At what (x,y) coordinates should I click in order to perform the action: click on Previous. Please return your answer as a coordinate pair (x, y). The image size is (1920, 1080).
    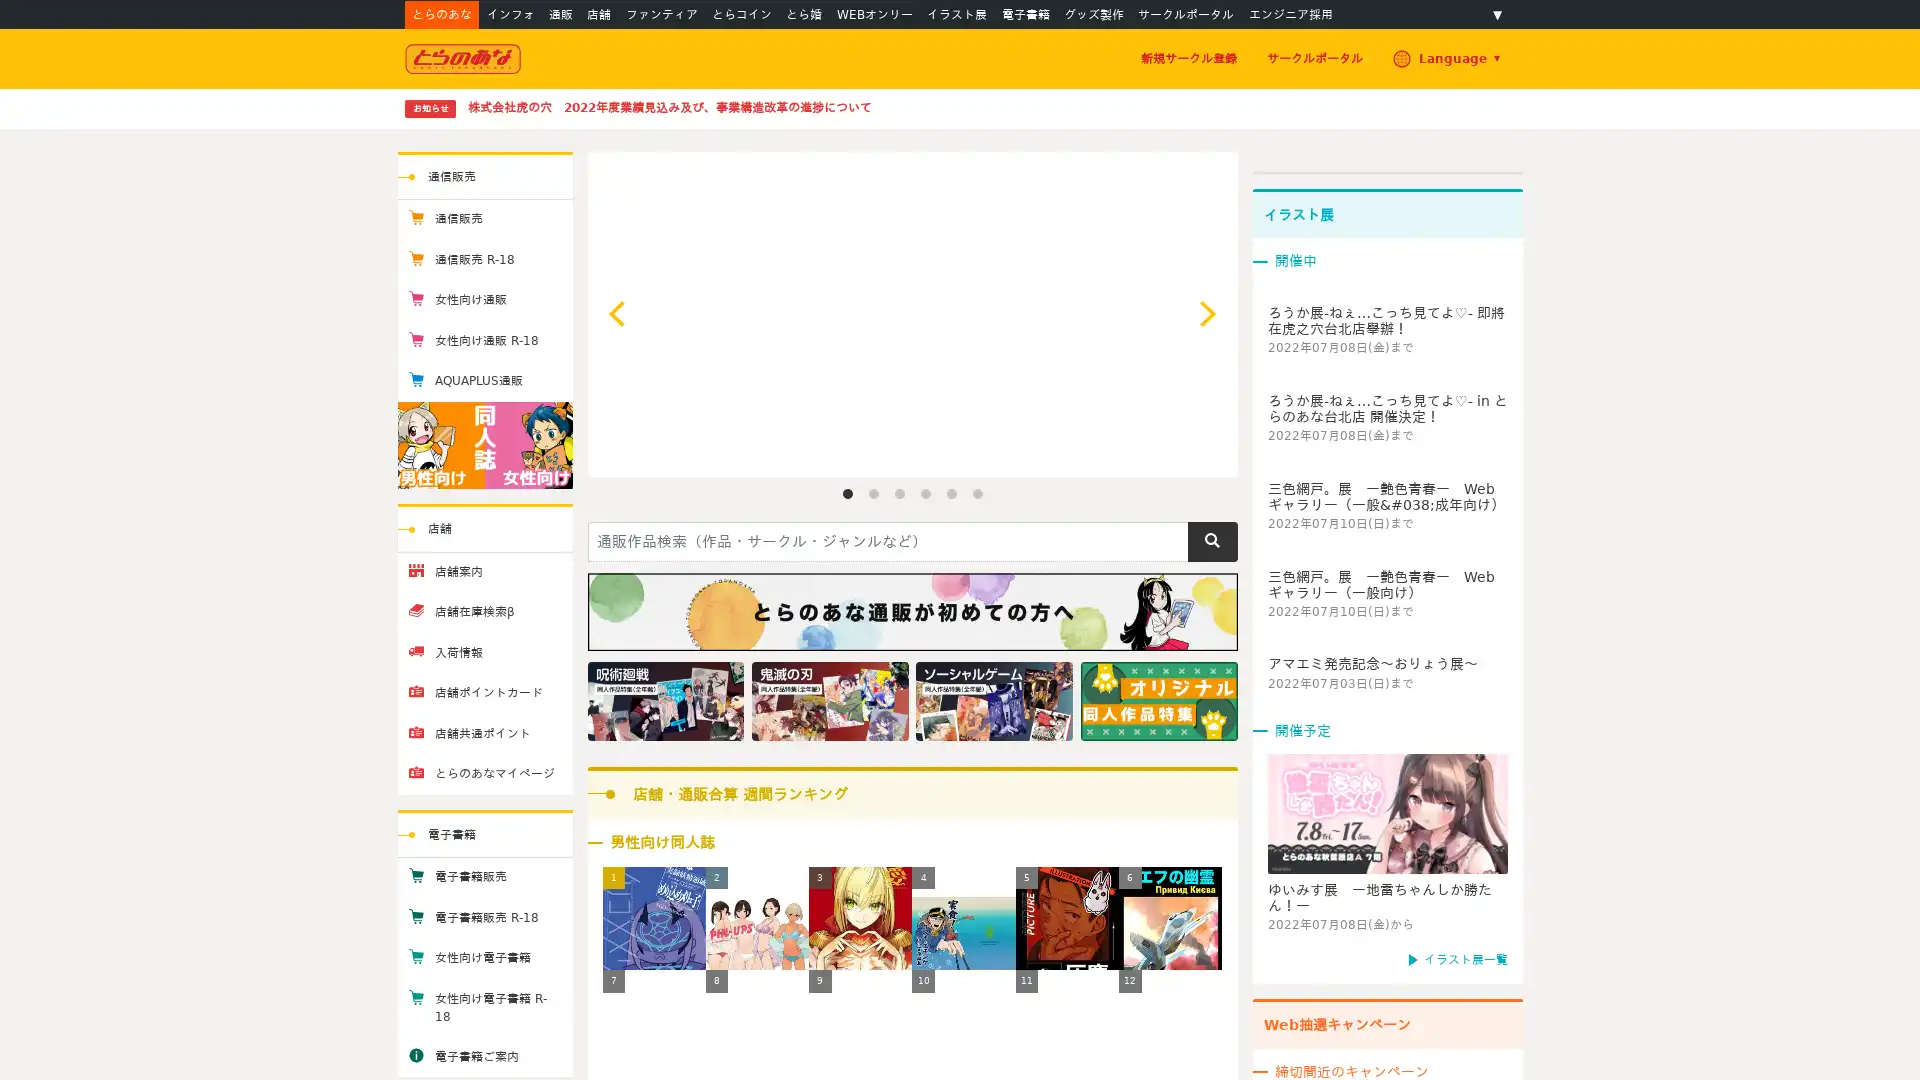
    Looking at the image, I should click on (618, 313).